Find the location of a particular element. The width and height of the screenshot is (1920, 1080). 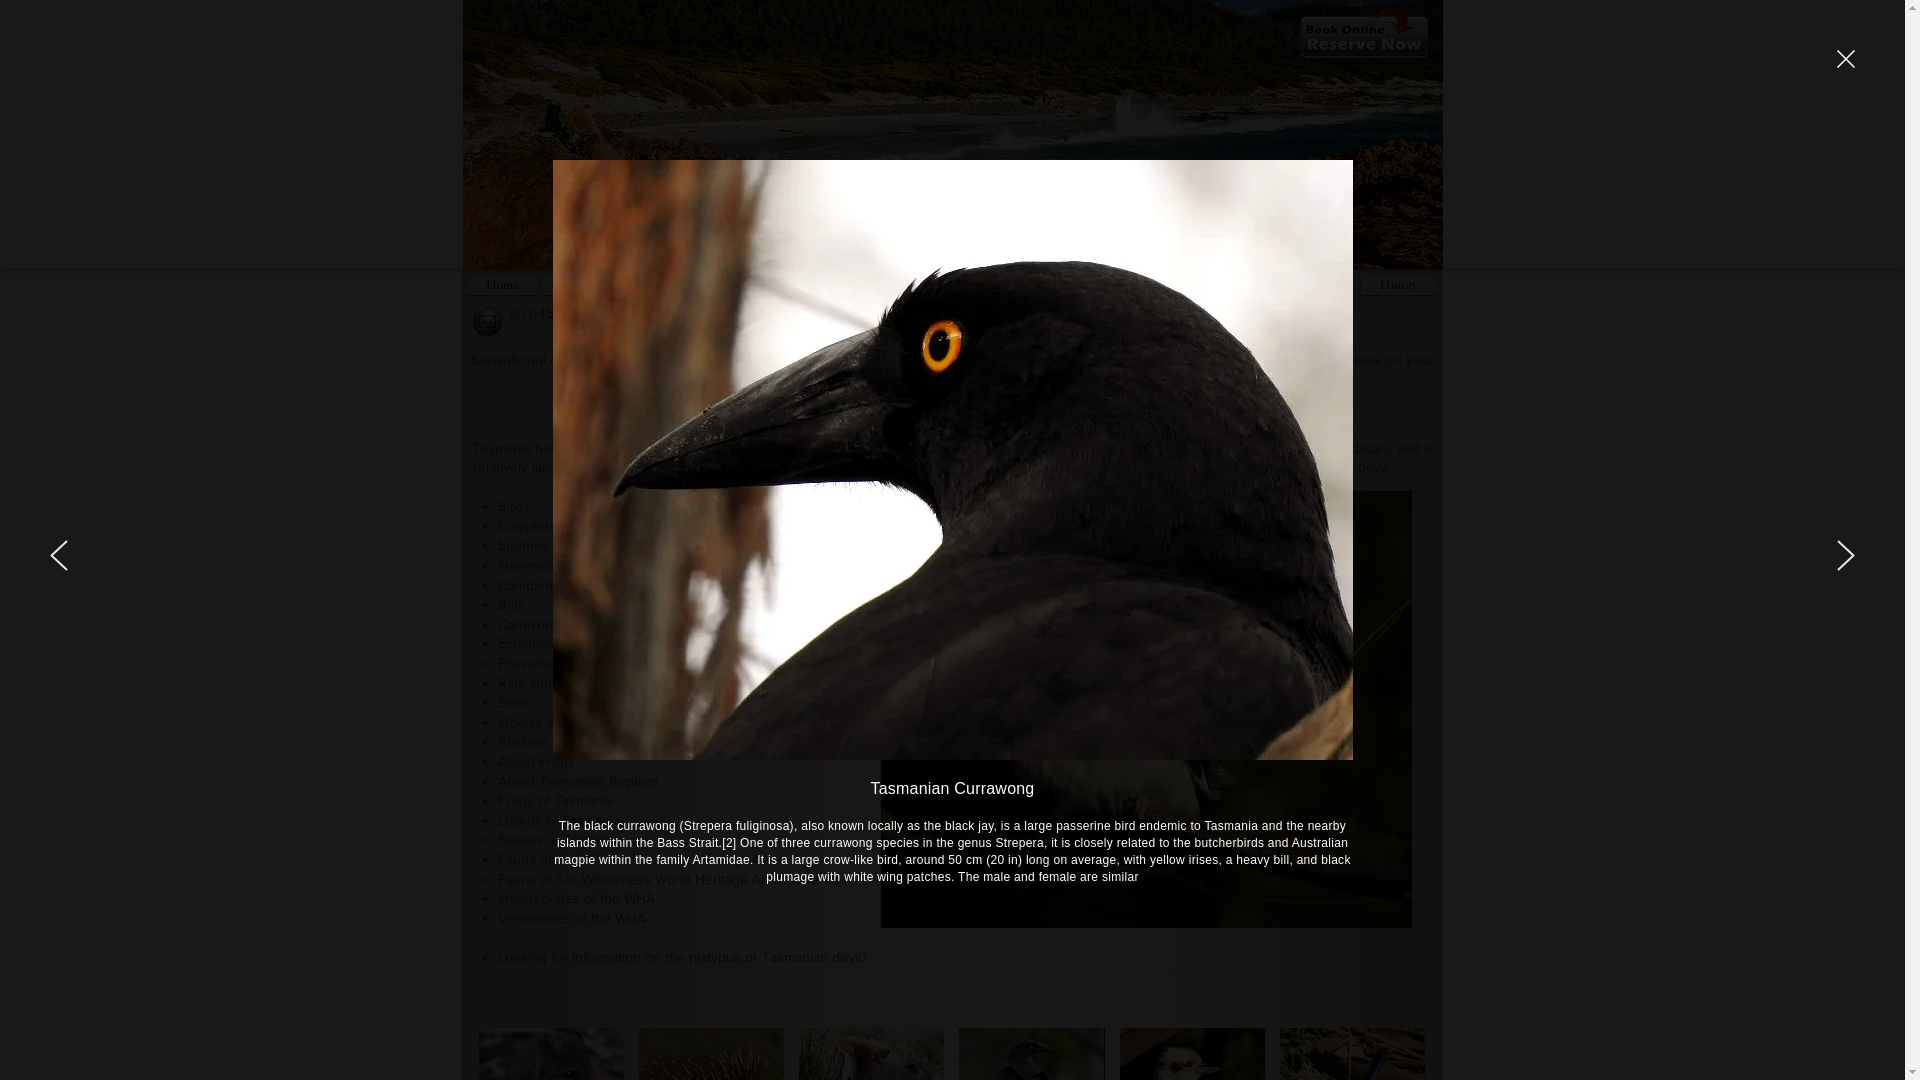

'Fauna of Tas Wilderness World Heritage Area' is located at coordinates (638, 858).